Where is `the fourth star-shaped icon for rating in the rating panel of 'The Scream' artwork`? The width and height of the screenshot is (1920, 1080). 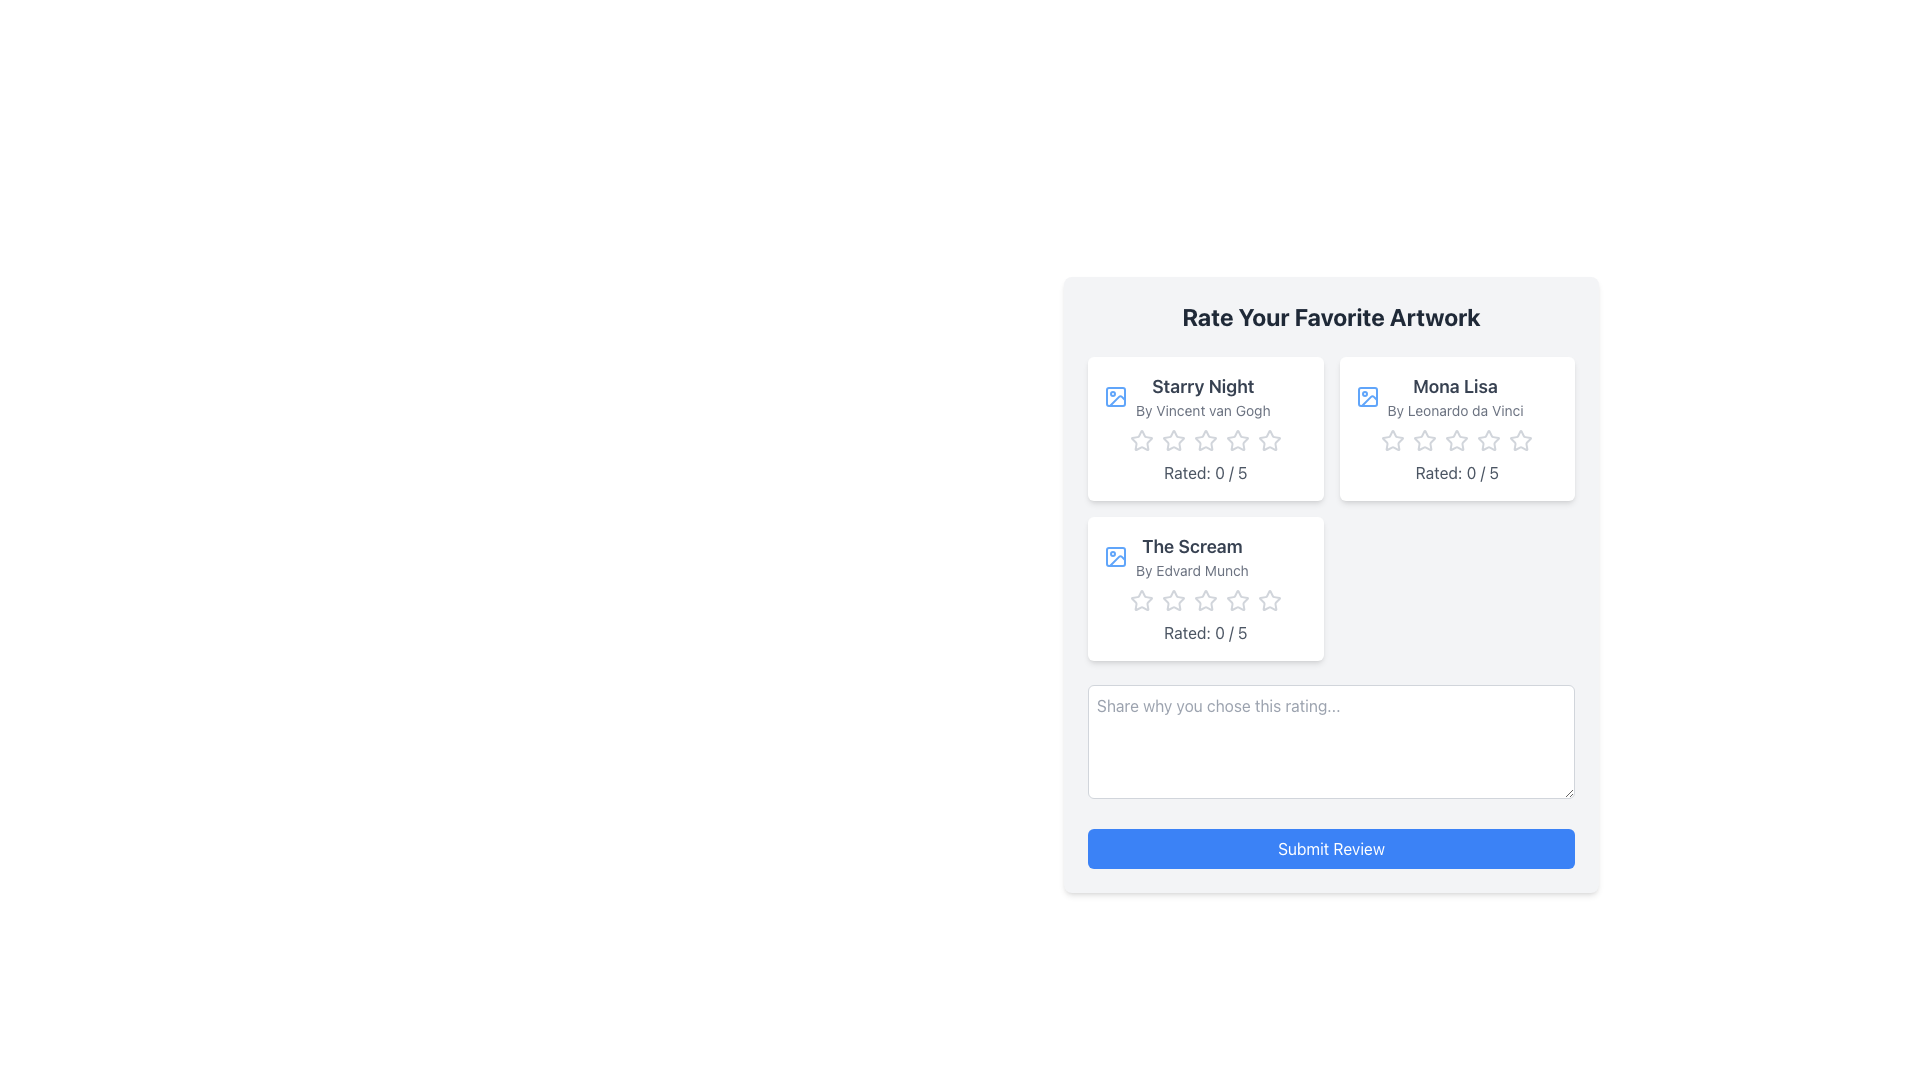 the fourth star-shaped icon for rating in the rating panel of 'The Scream' artwork is located at coordinates (1236, 599).